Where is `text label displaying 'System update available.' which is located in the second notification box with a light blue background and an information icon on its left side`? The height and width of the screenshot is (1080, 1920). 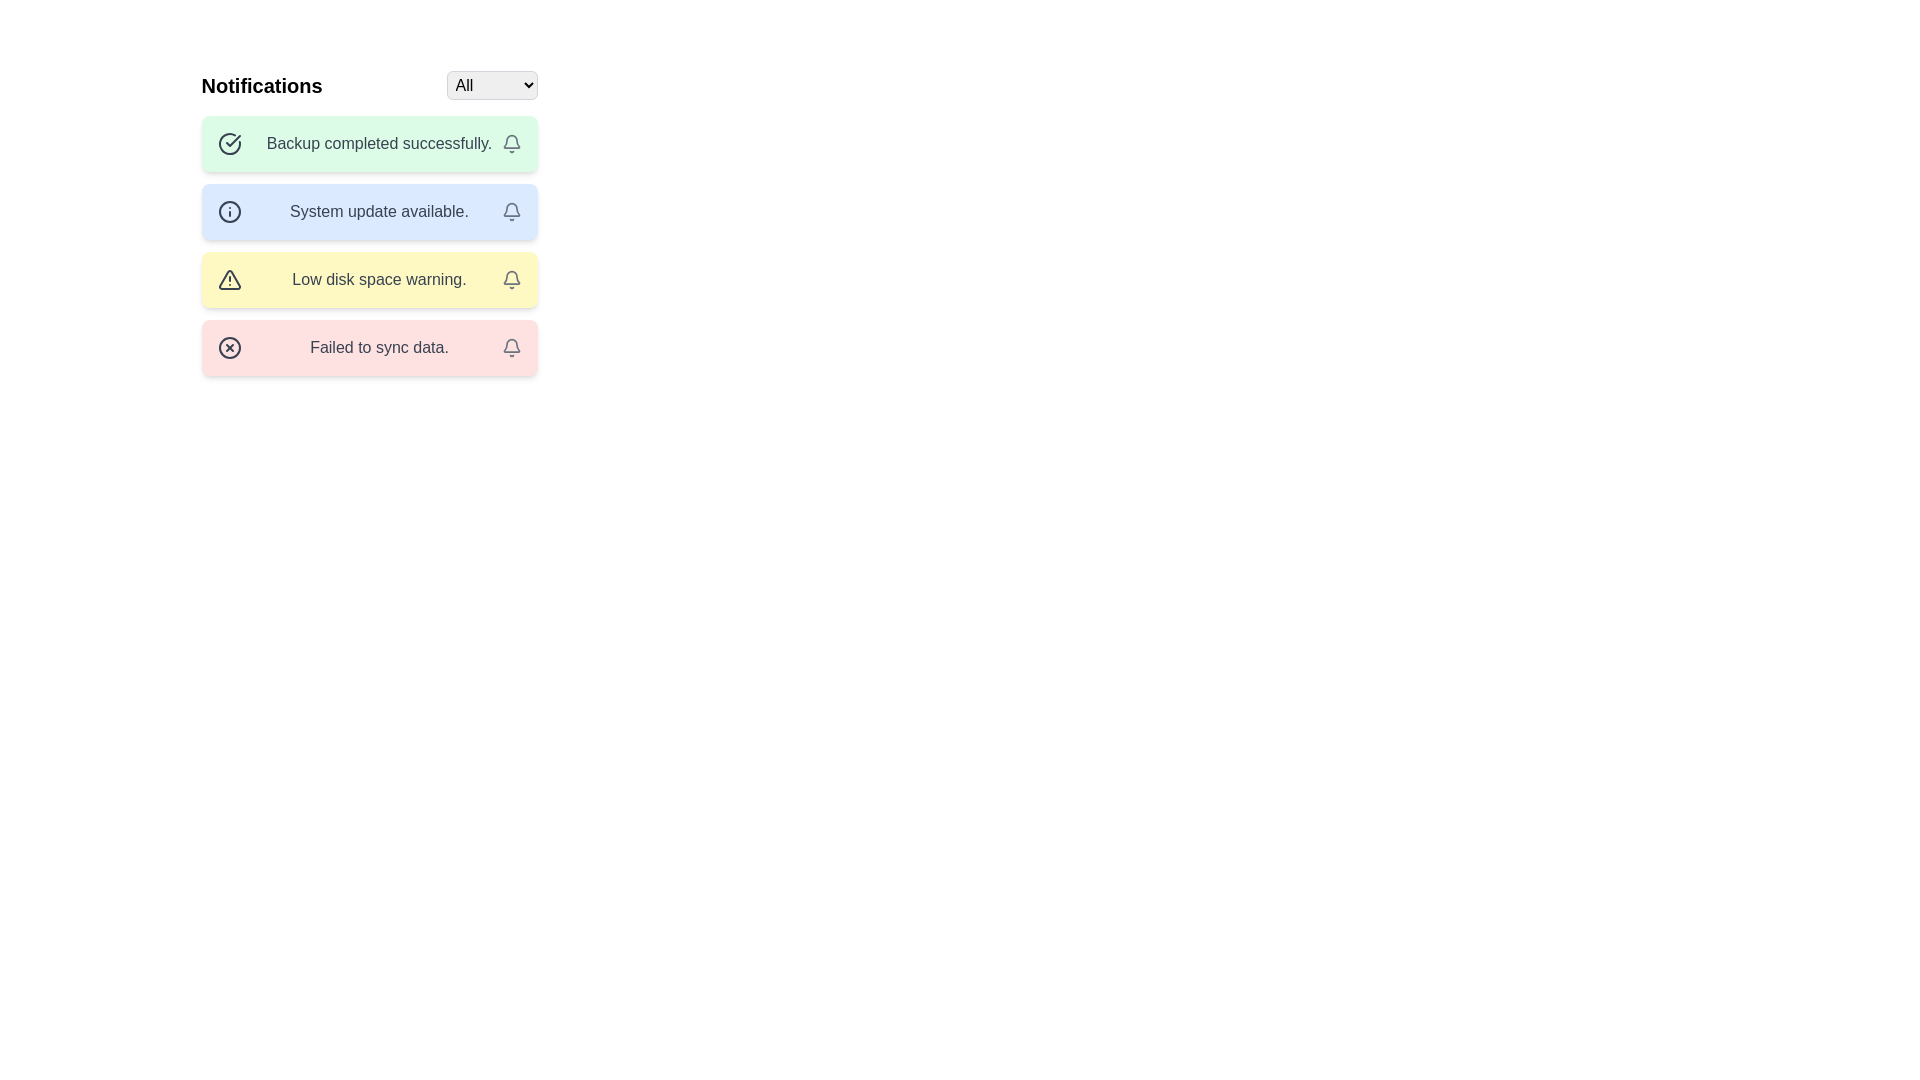 text label displaying 'System update available.' which is located in the second notification box with a light blue background and an information icon on its left side is located at coordinates (379, 212).